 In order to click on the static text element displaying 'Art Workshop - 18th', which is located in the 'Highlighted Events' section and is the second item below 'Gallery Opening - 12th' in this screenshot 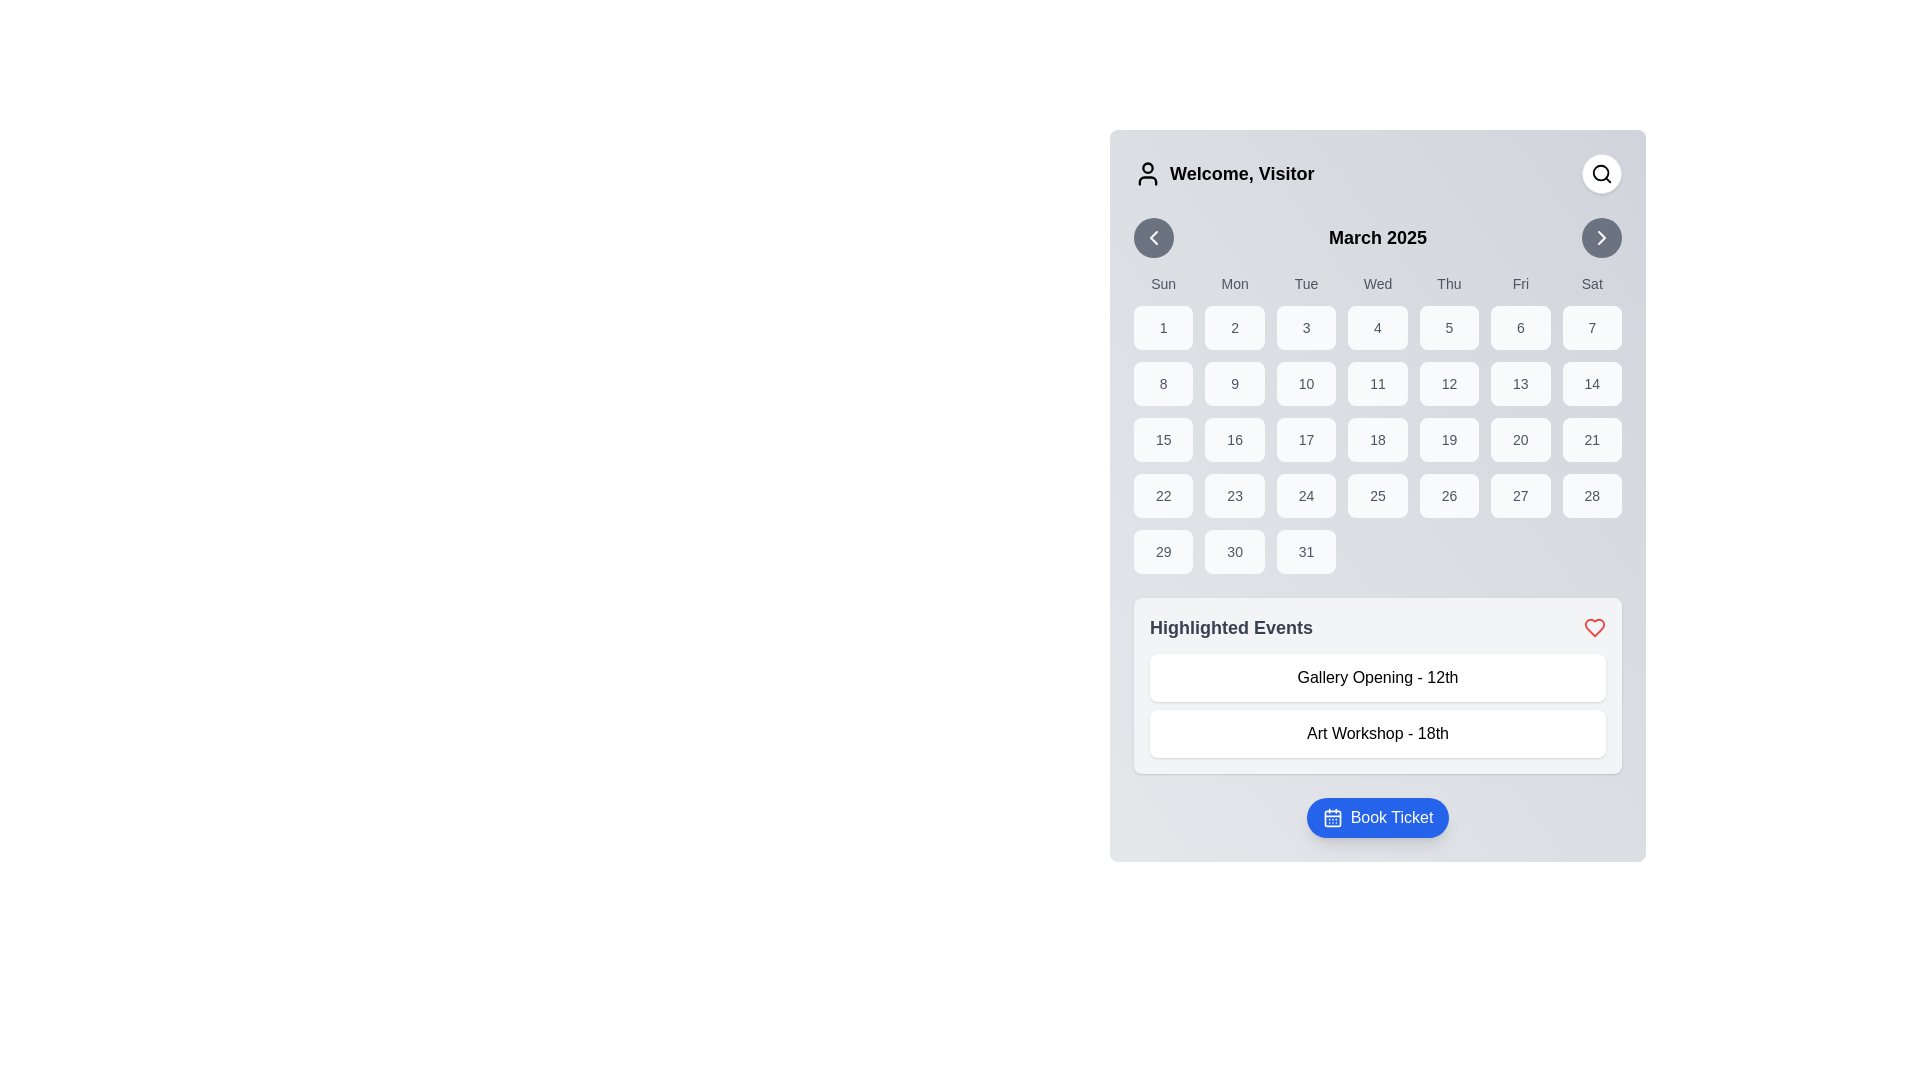, I will do `click(1376, 733)`.